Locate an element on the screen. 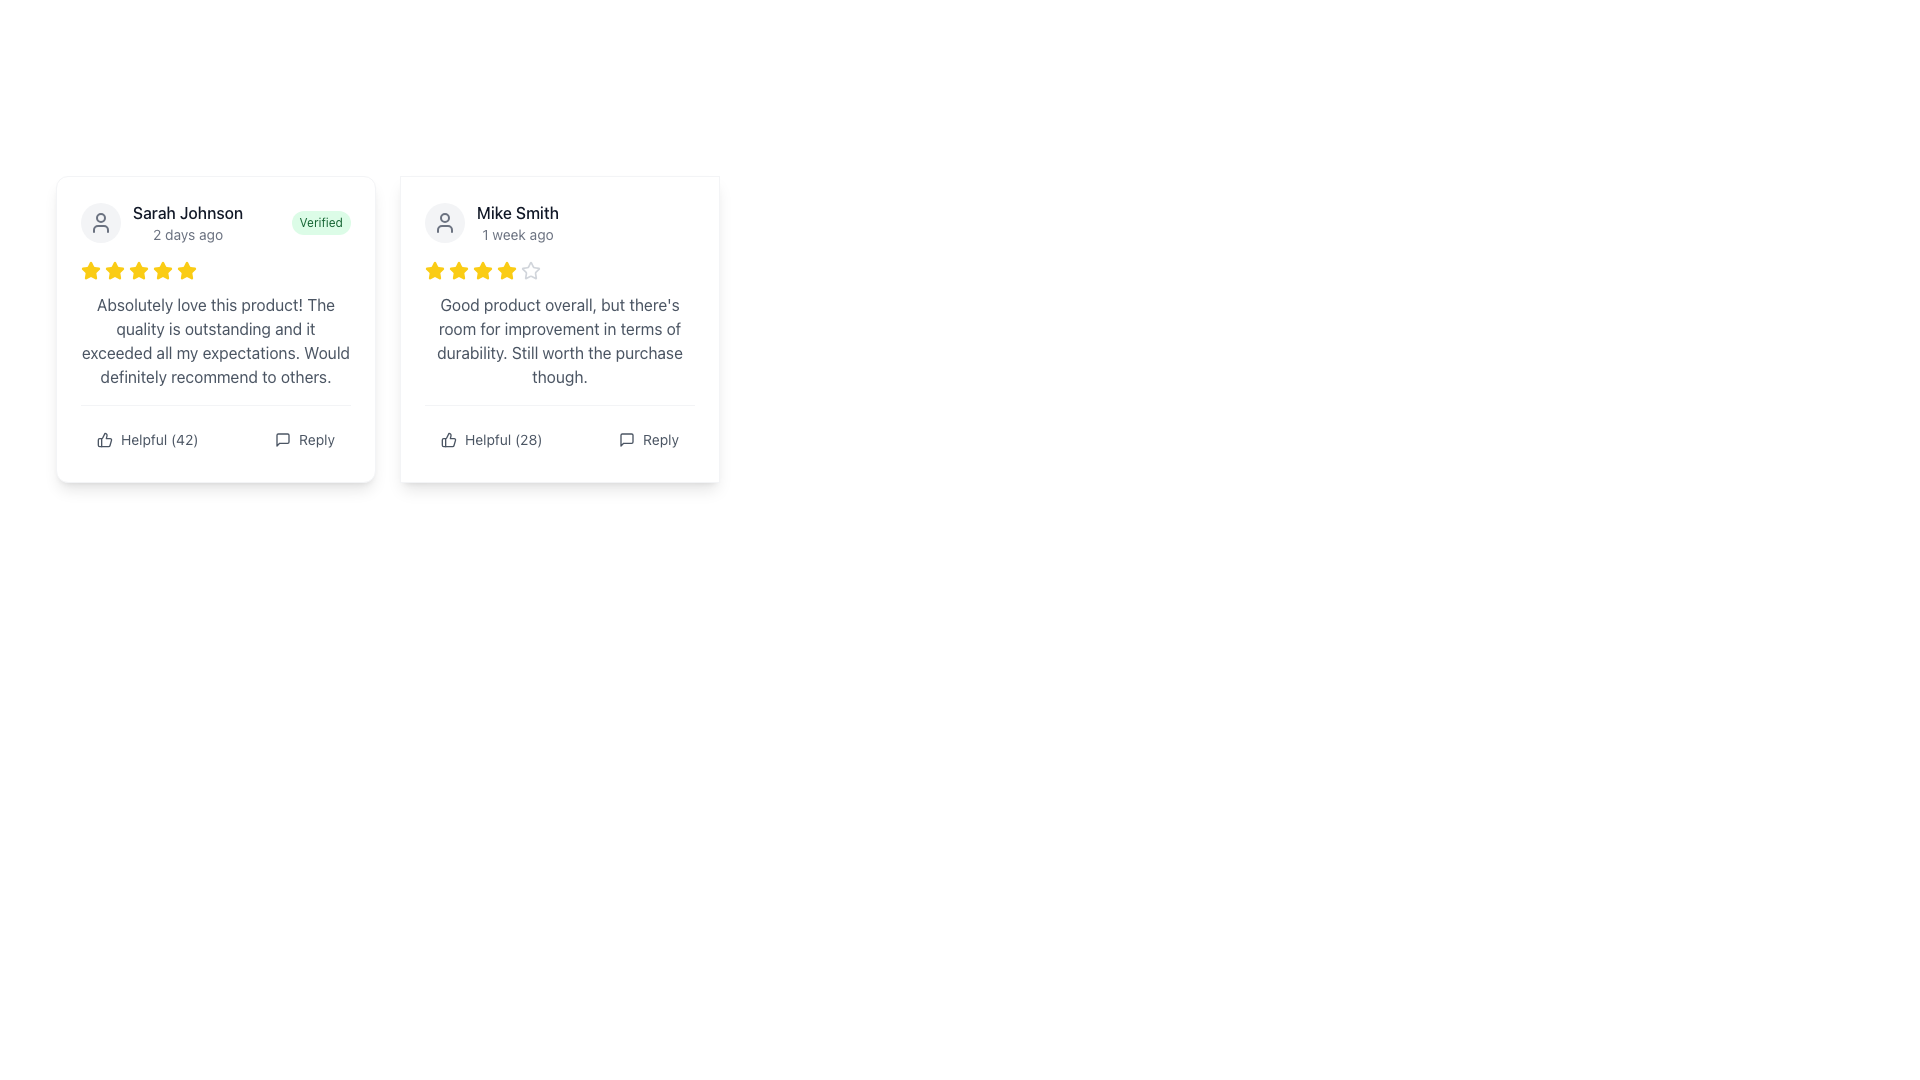  text element displaying 'Mike Smith' located in the top-right user review card, positioned above the timestamp '1 week ago' is located at coordinates (518, 212).